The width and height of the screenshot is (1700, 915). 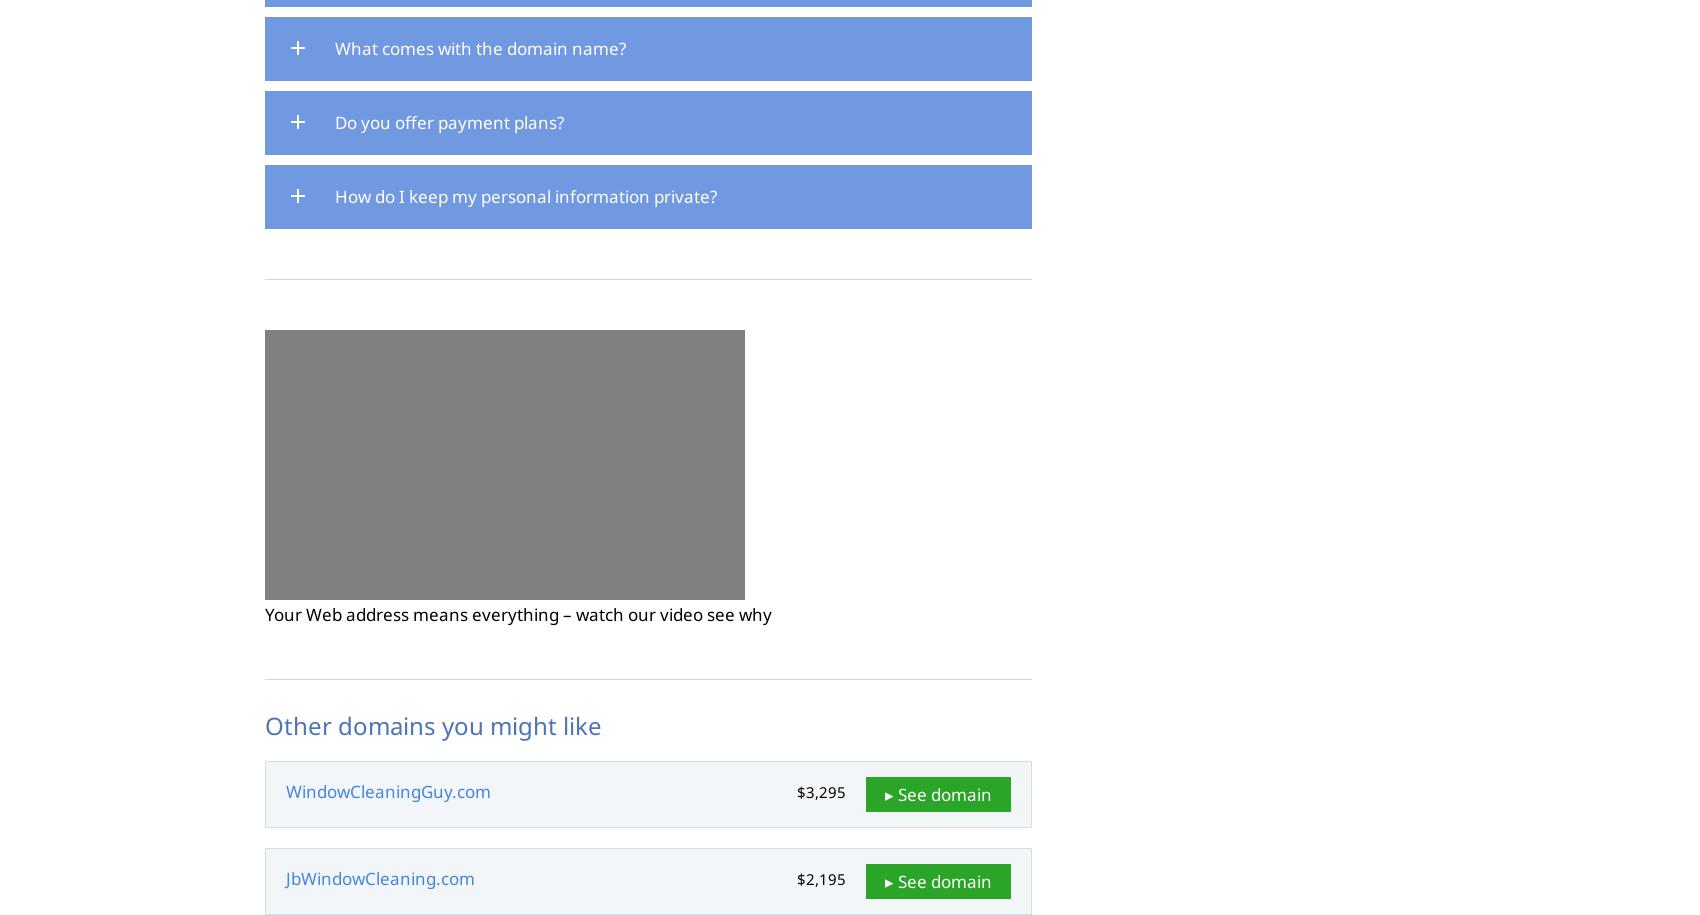 I want to click on 'How do I keep my personal information private?', so click(x=525, y=194).